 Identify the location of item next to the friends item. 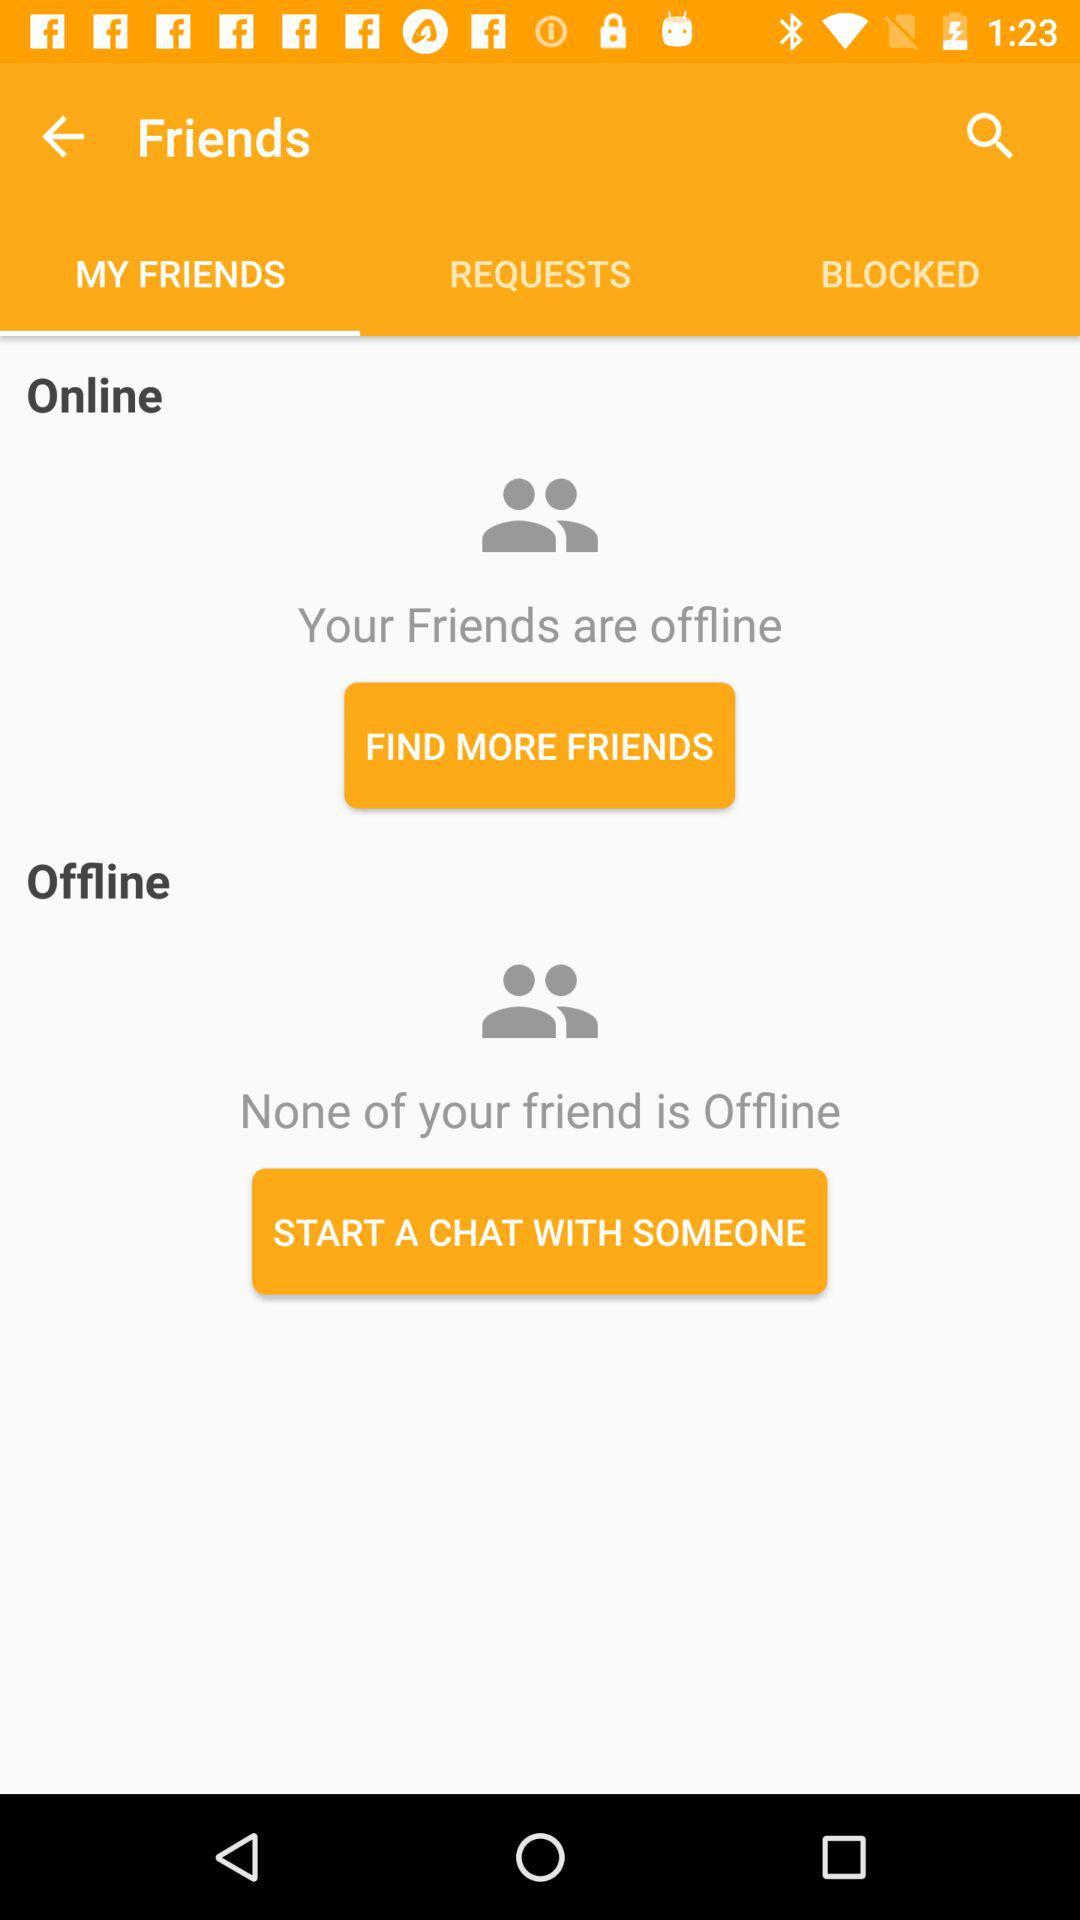
(990, 135).